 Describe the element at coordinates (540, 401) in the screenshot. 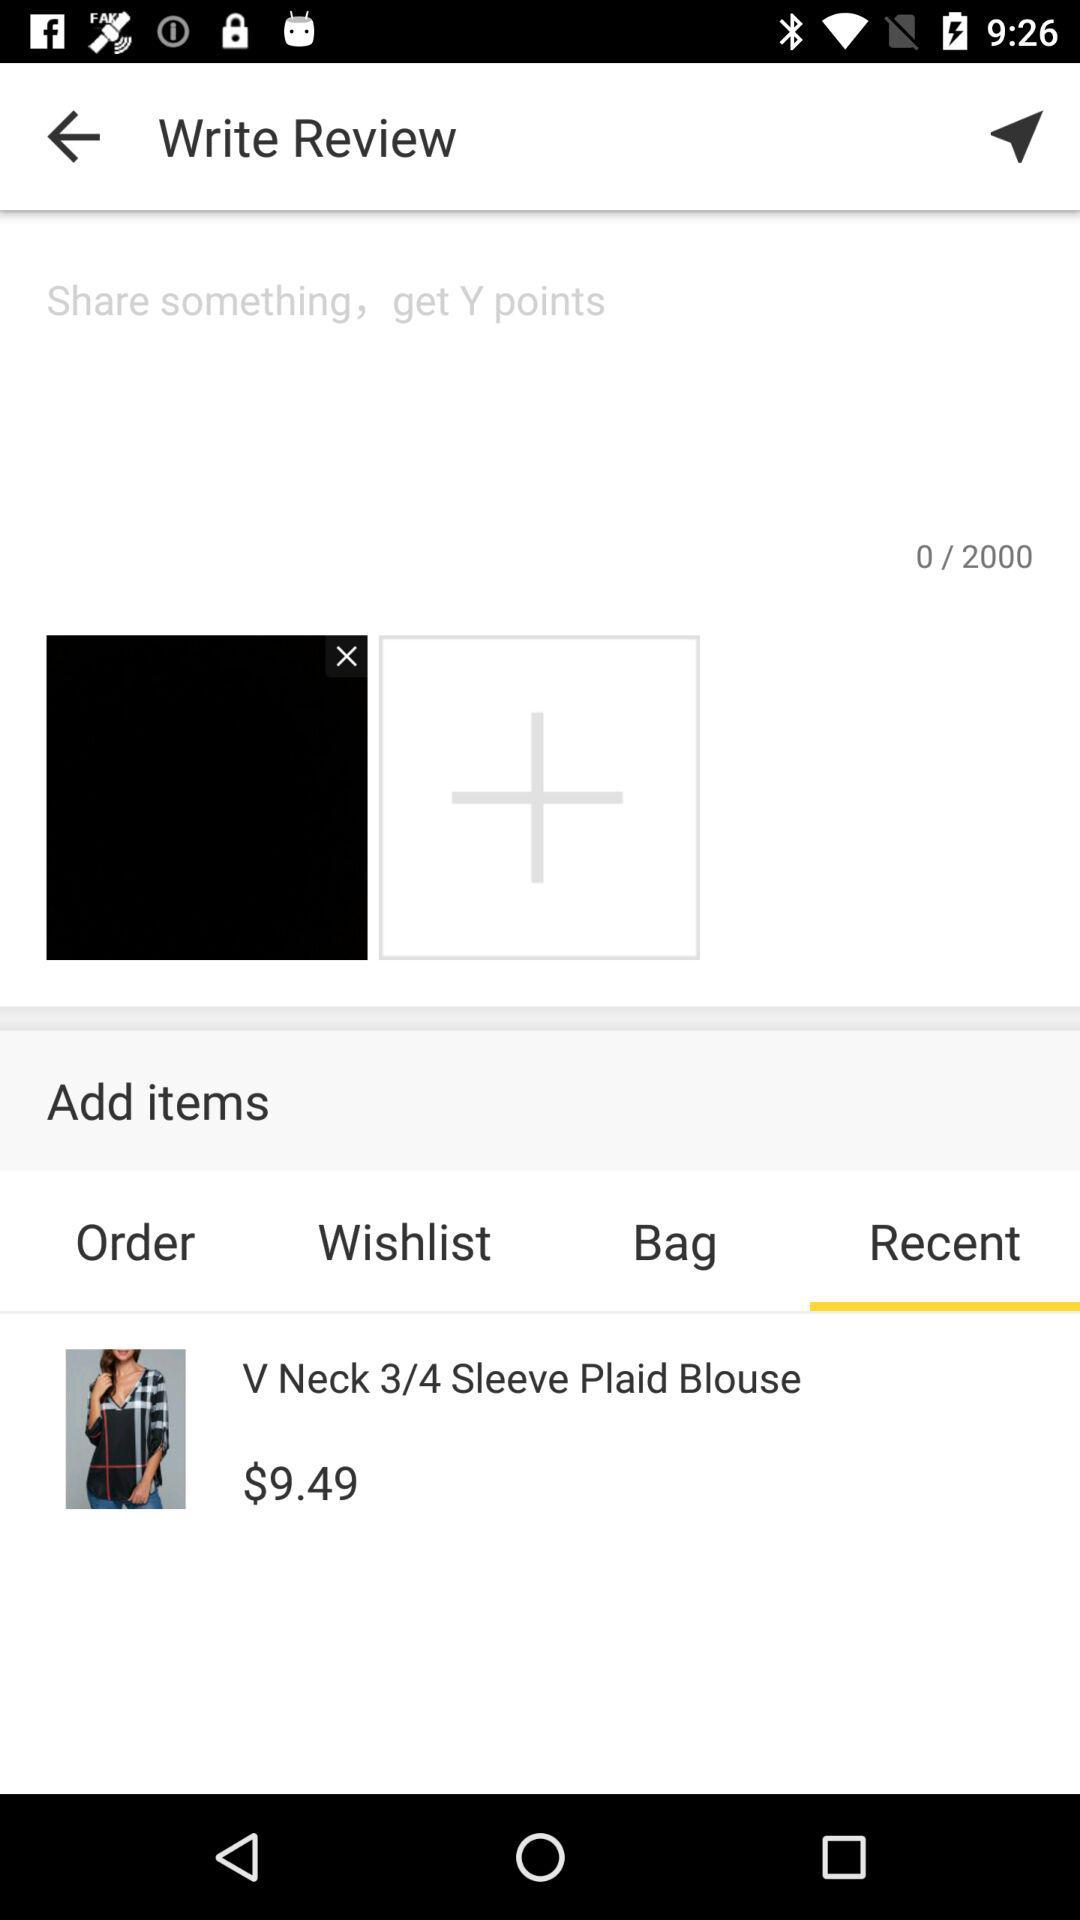

I see `write review content` at that location.